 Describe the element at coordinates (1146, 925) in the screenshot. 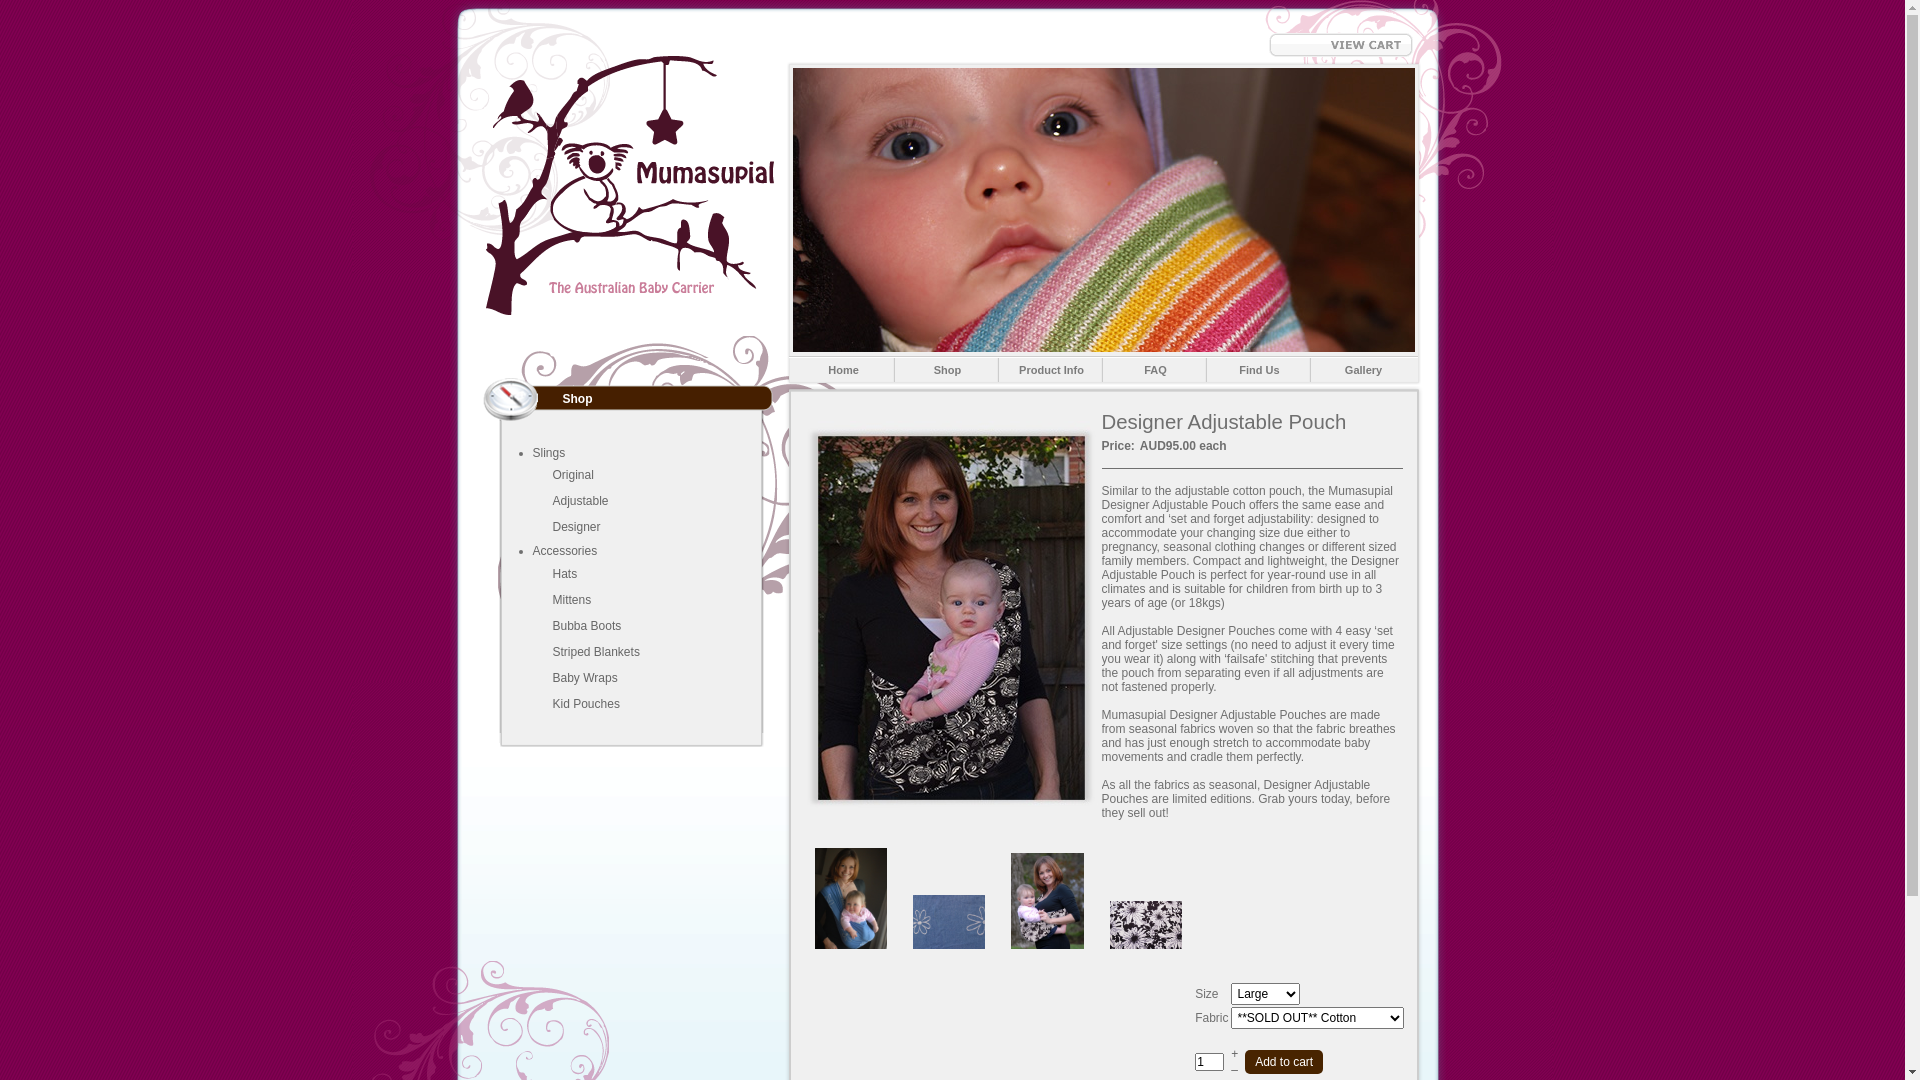

I see `'Black Daisy Baby Pouch'` at that location.